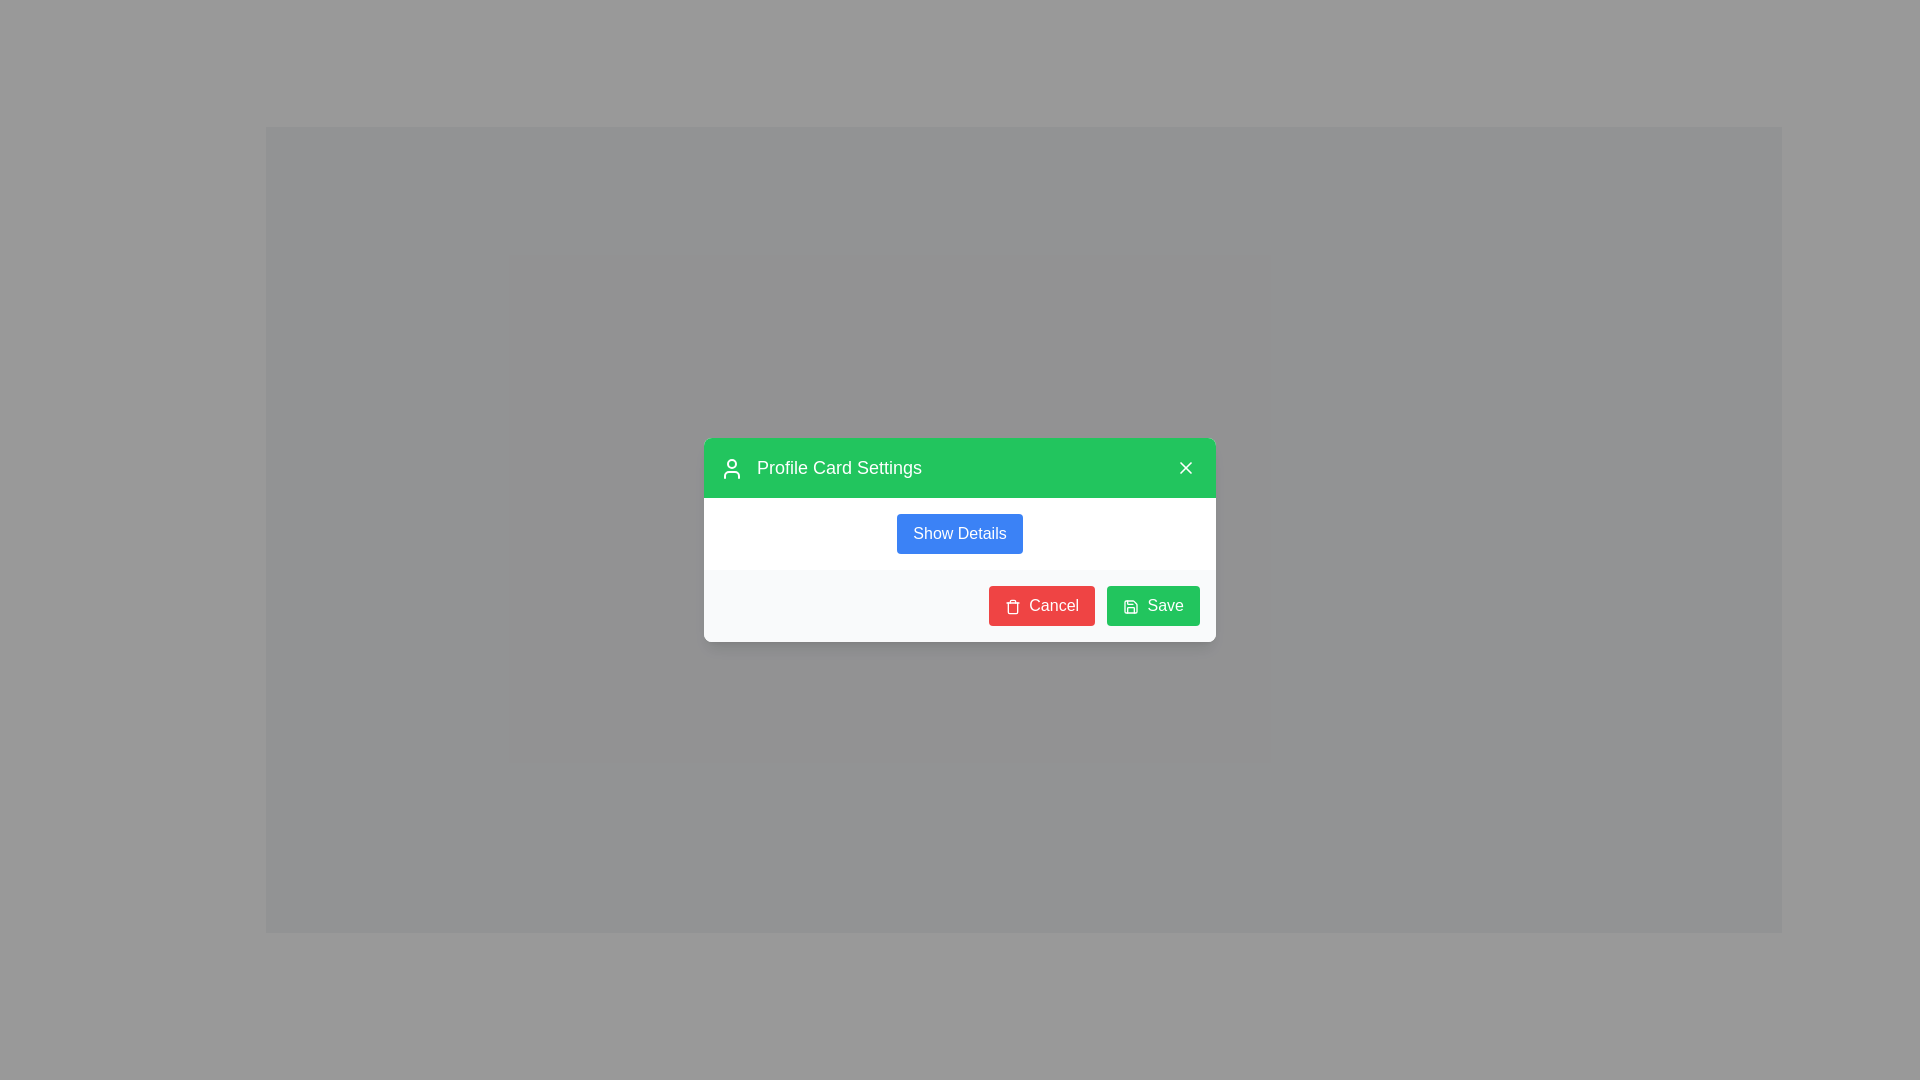 This screenshot has height=1080, width=1920. I want to click on the close button located in the top-right corner of the green title bar labeled 'Profile Card Settings', so click(1185, 467).